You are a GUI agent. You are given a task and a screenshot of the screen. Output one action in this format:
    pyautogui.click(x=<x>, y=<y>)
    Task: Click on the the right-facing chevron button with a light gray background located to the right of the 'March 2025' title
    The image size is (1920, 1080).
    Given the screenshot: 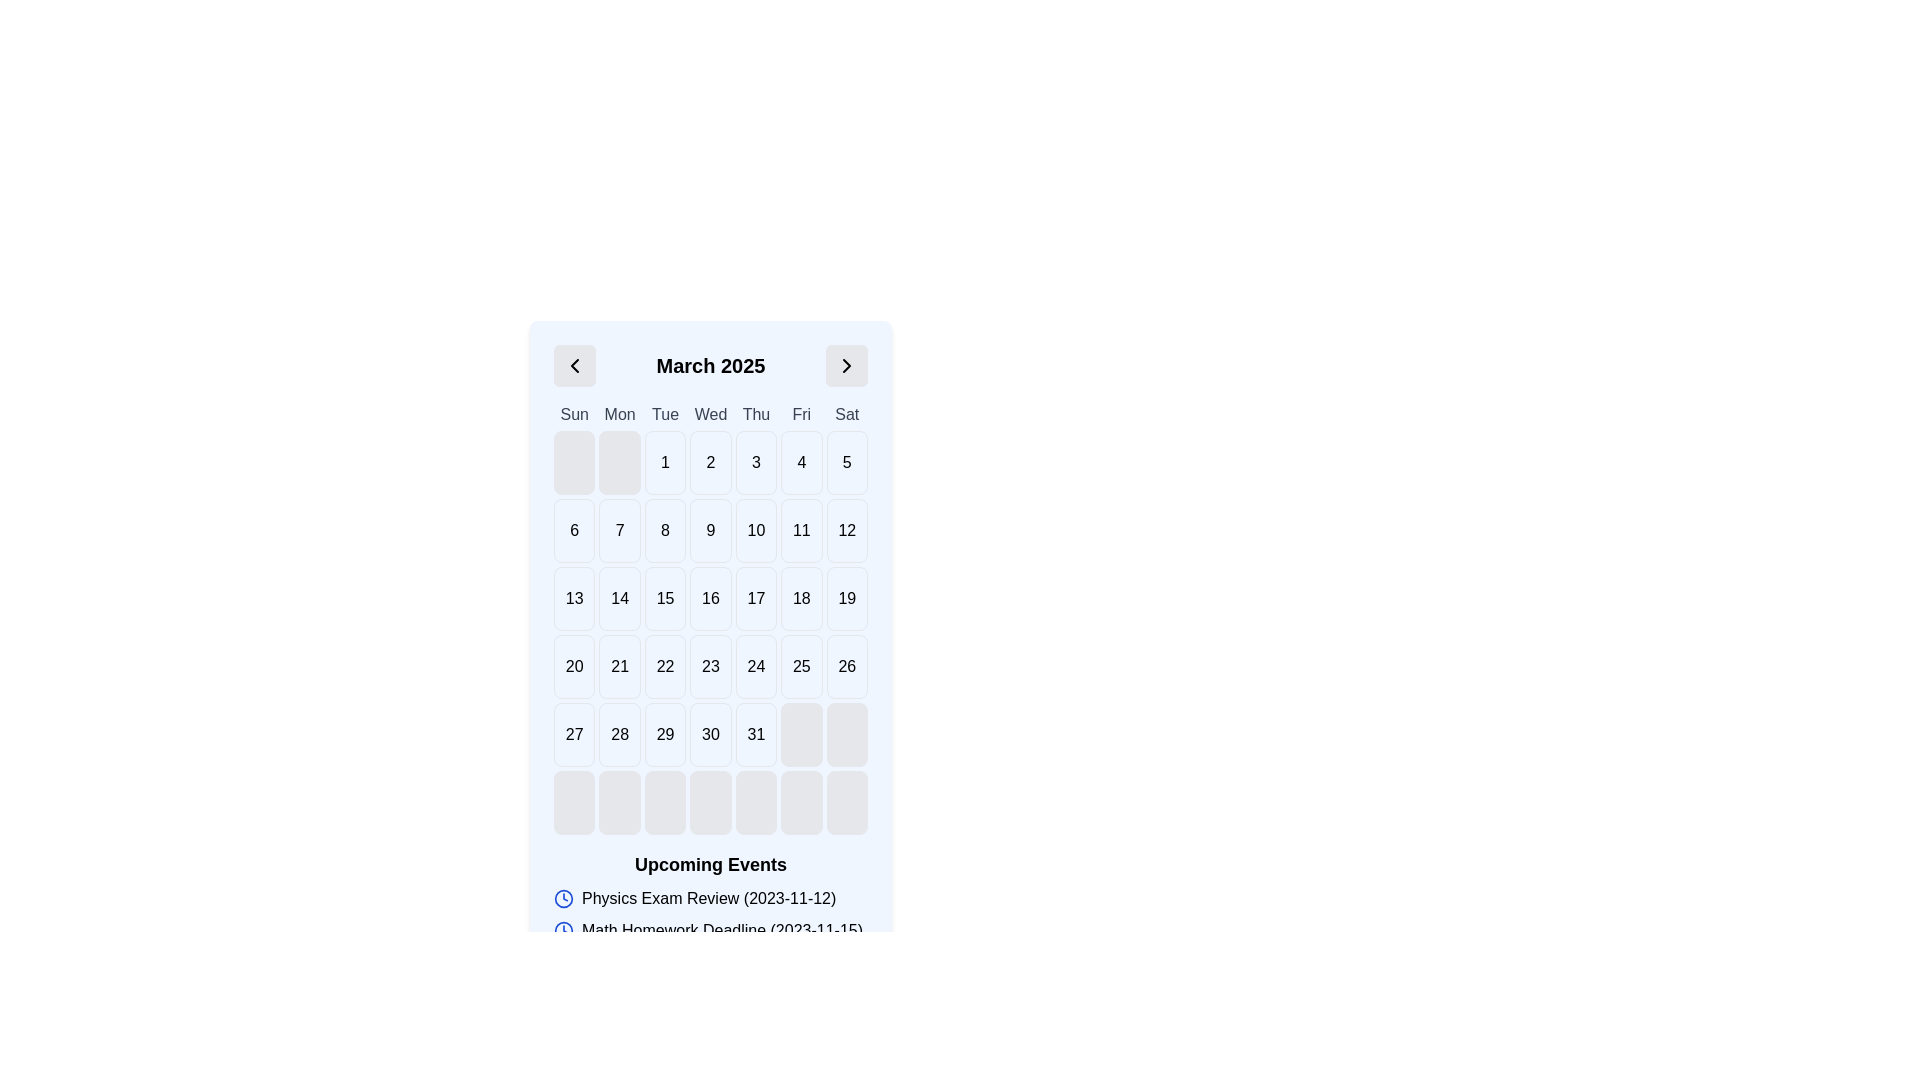 What is the action you would take?
    pyautogui.click(x=846, y=366)
    